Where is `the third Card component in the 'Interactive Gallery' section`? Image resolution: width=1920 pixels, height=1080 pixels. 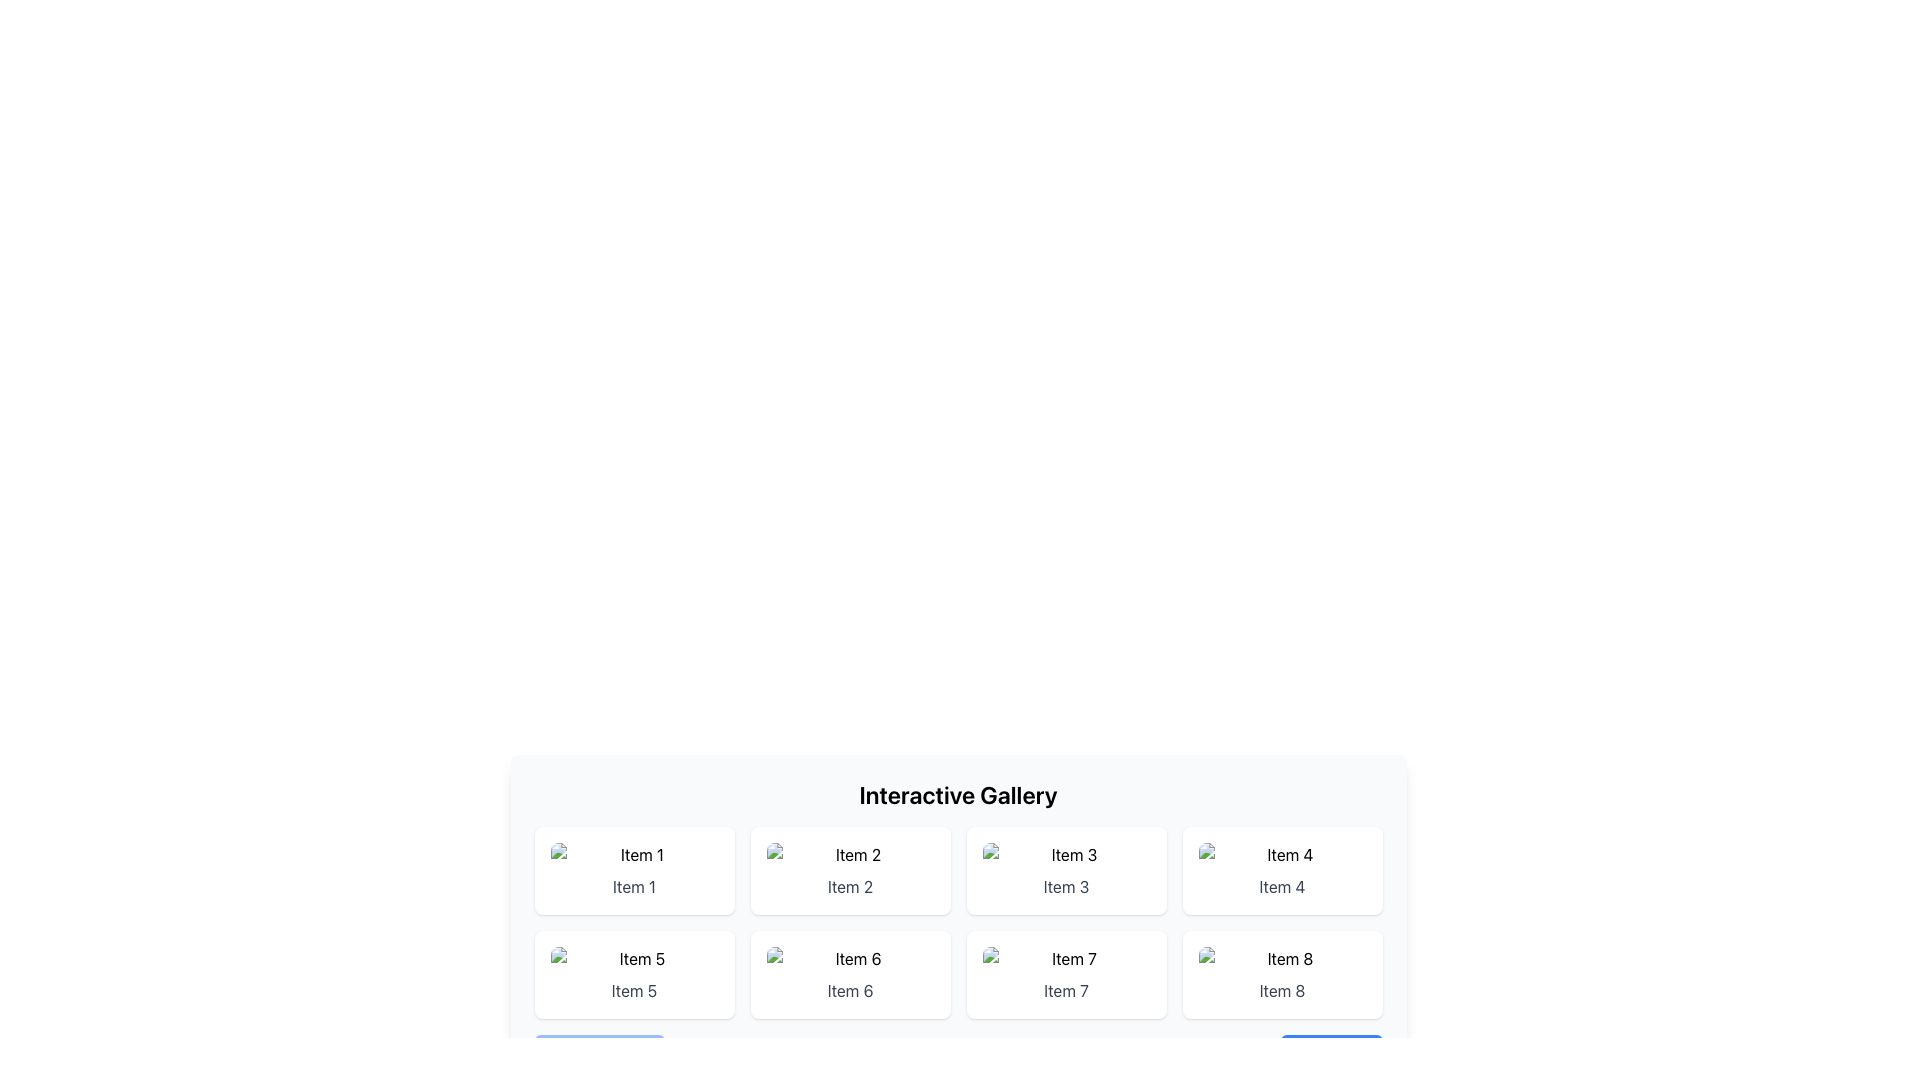 the third Card component in the 'Interactive Gallery' section is located at coordinates (1065, 870).